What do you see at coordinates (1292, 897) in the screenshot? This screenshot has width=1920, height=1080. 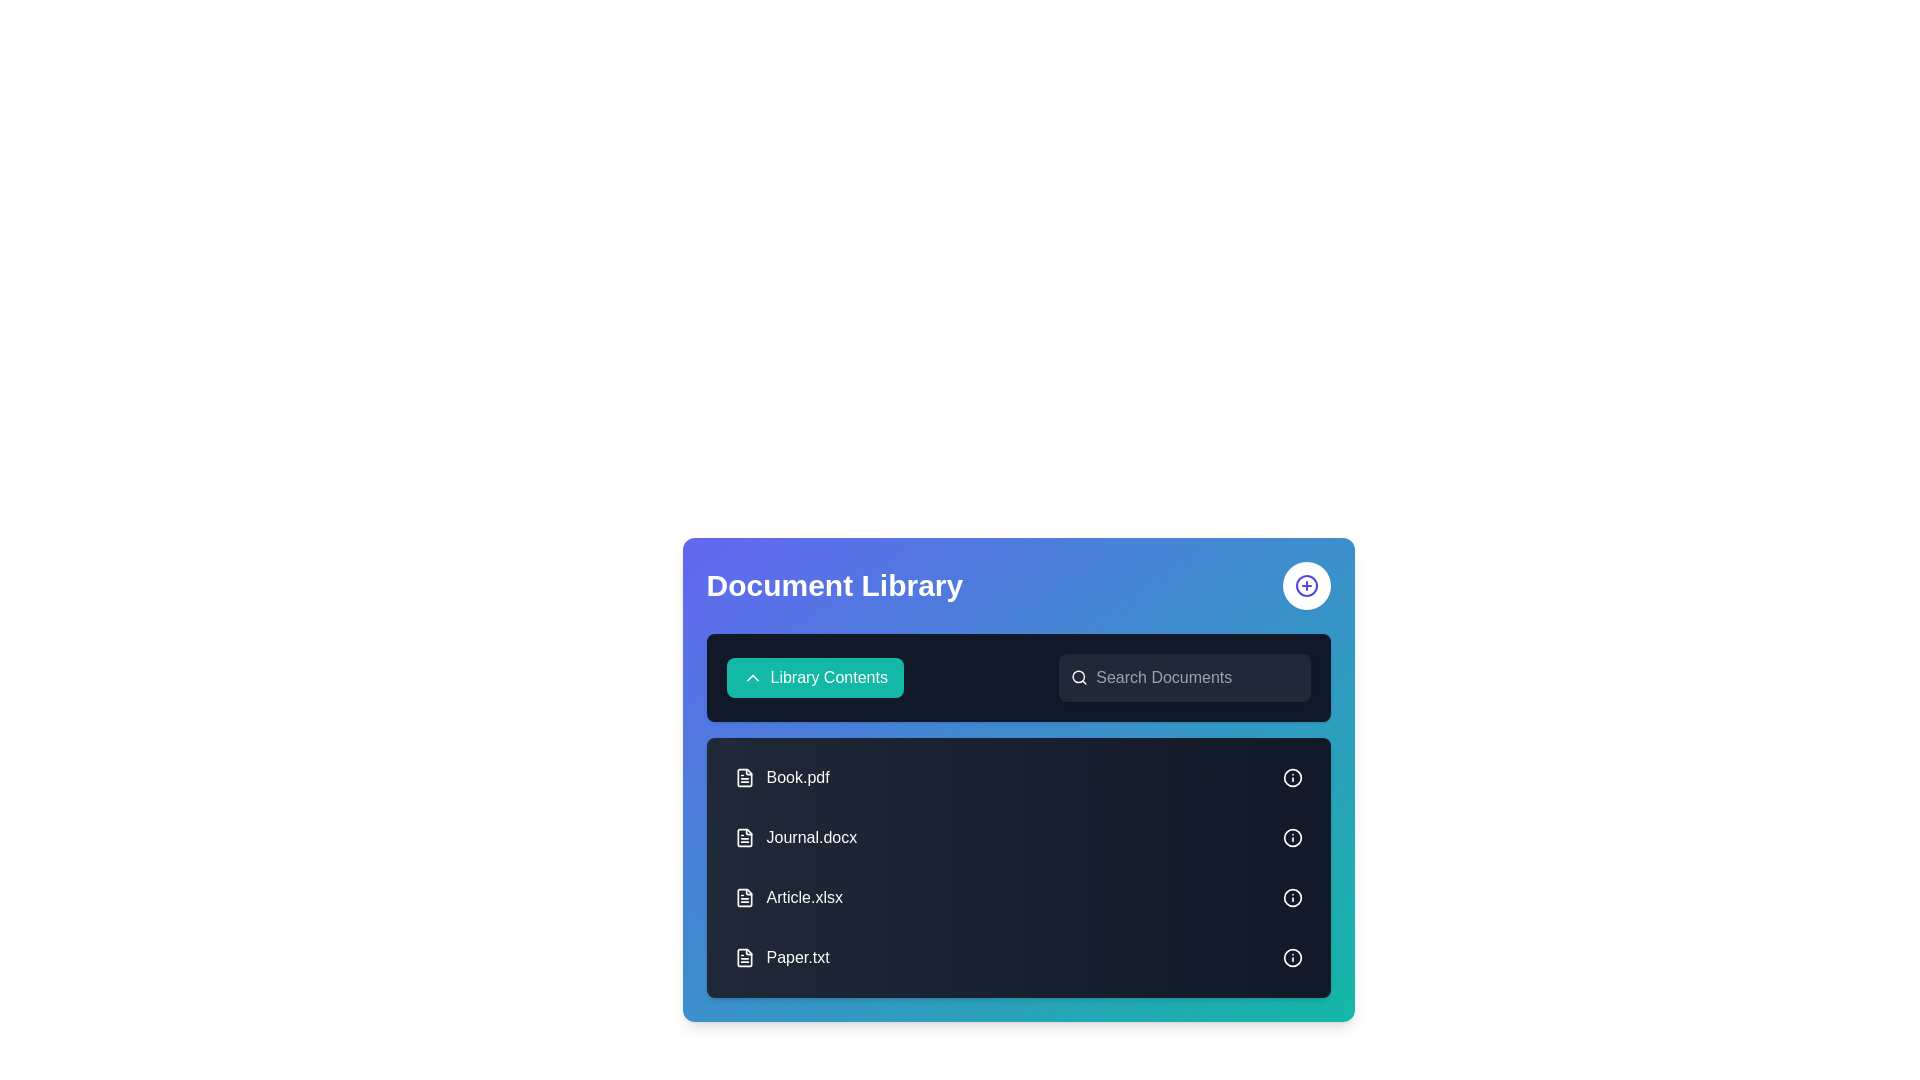 I see `the informational or action-trigger icon located to the far right of the row containing 'Article.xlsx'` at bounding box center [1292, 897].